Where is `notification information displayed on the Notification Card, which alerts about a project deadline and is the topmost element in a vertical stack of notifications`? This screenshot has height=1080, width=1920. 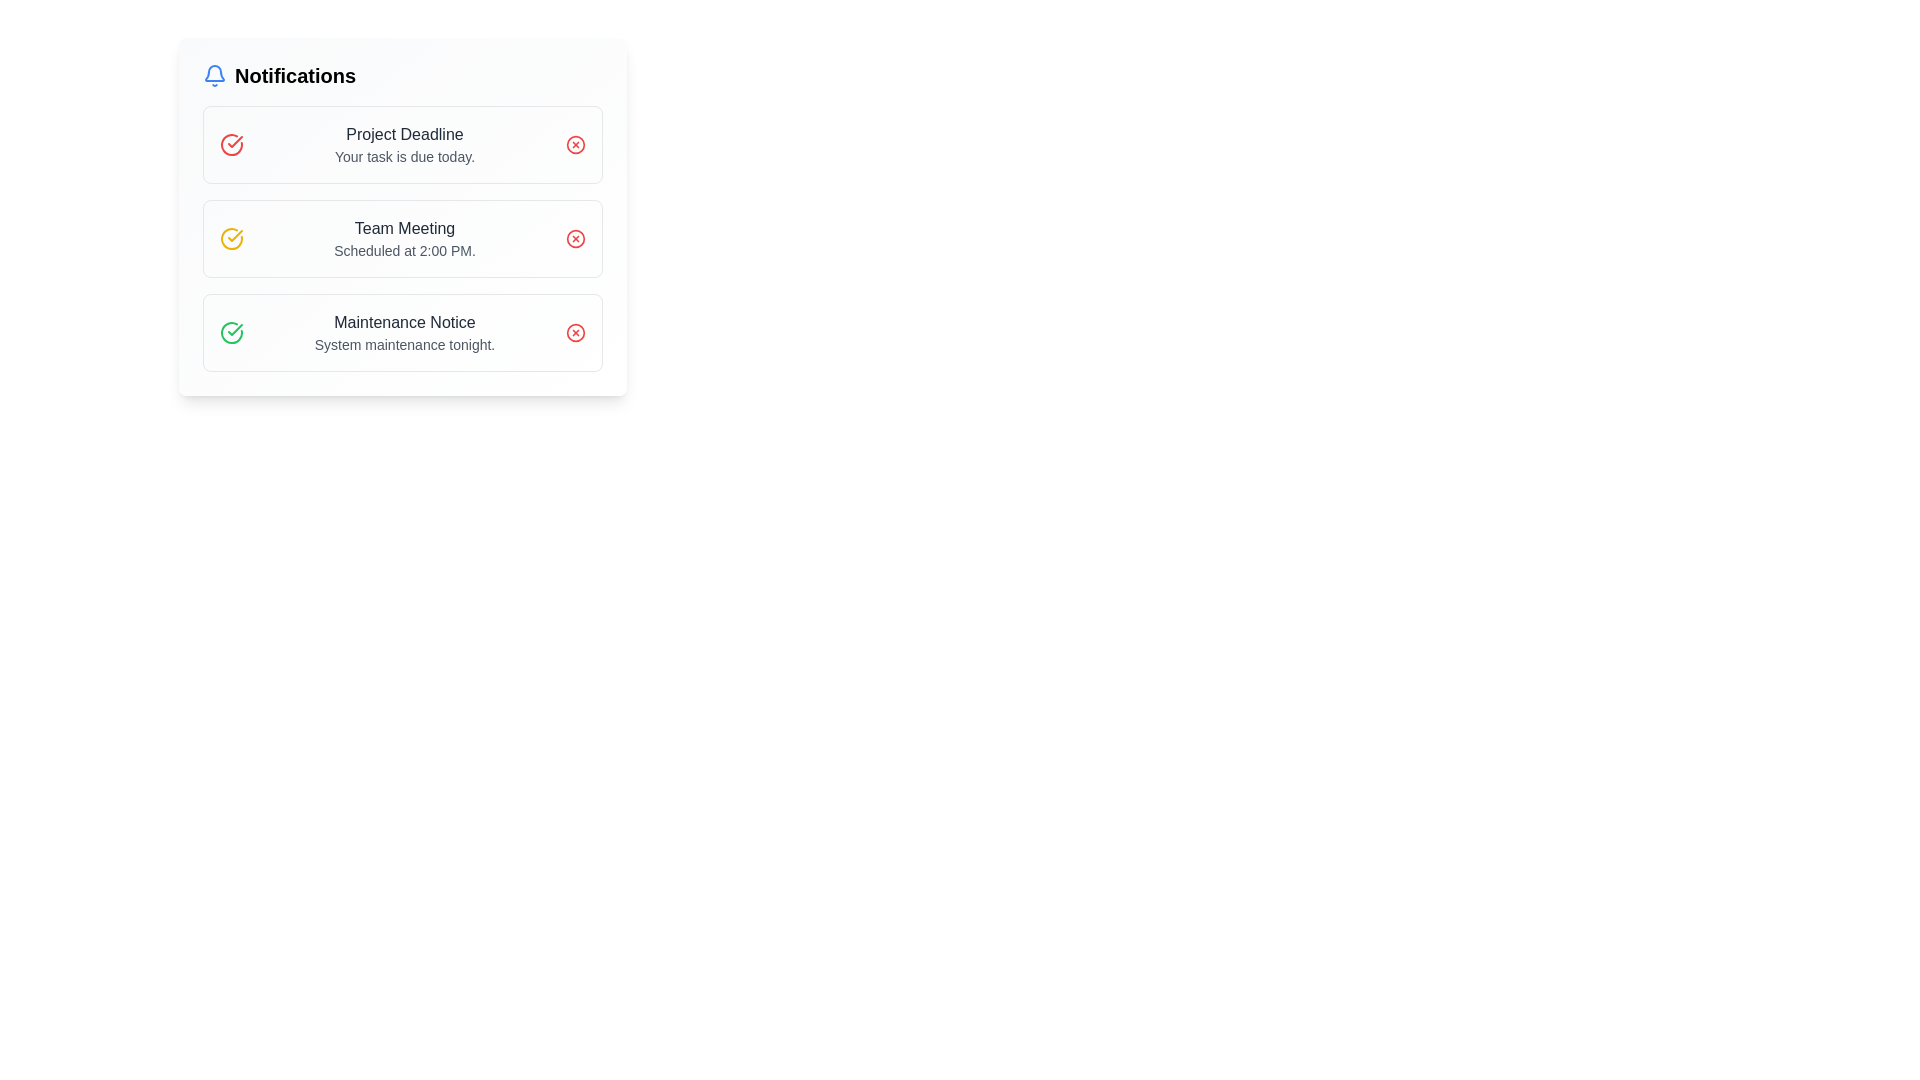 notification information displayed on the Notification Card, which alerts about a project deadline and is the topmost element in a vertical stack of notifications is located at coordinates (402, 144).